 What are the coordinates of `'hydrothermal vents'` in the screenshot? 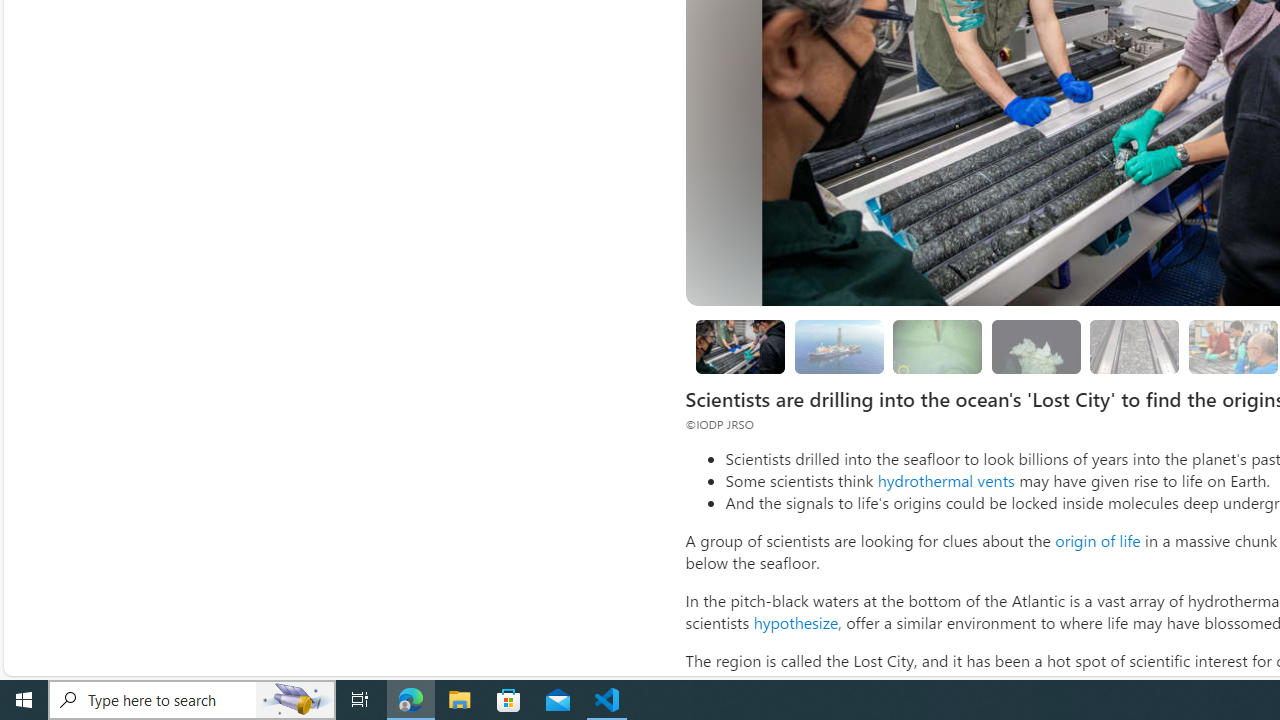 It's located at (944, 480).